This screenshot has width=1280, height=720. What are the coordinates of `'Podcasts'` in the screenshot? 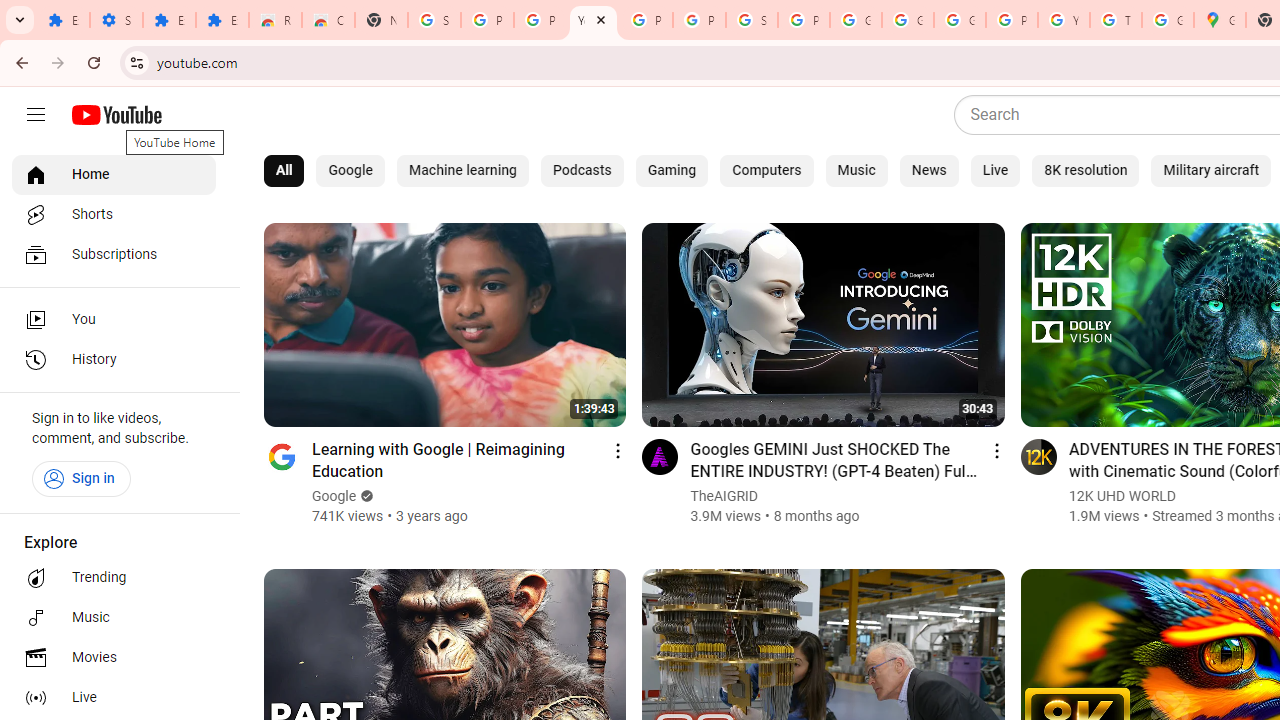 It's located at (581, 170).